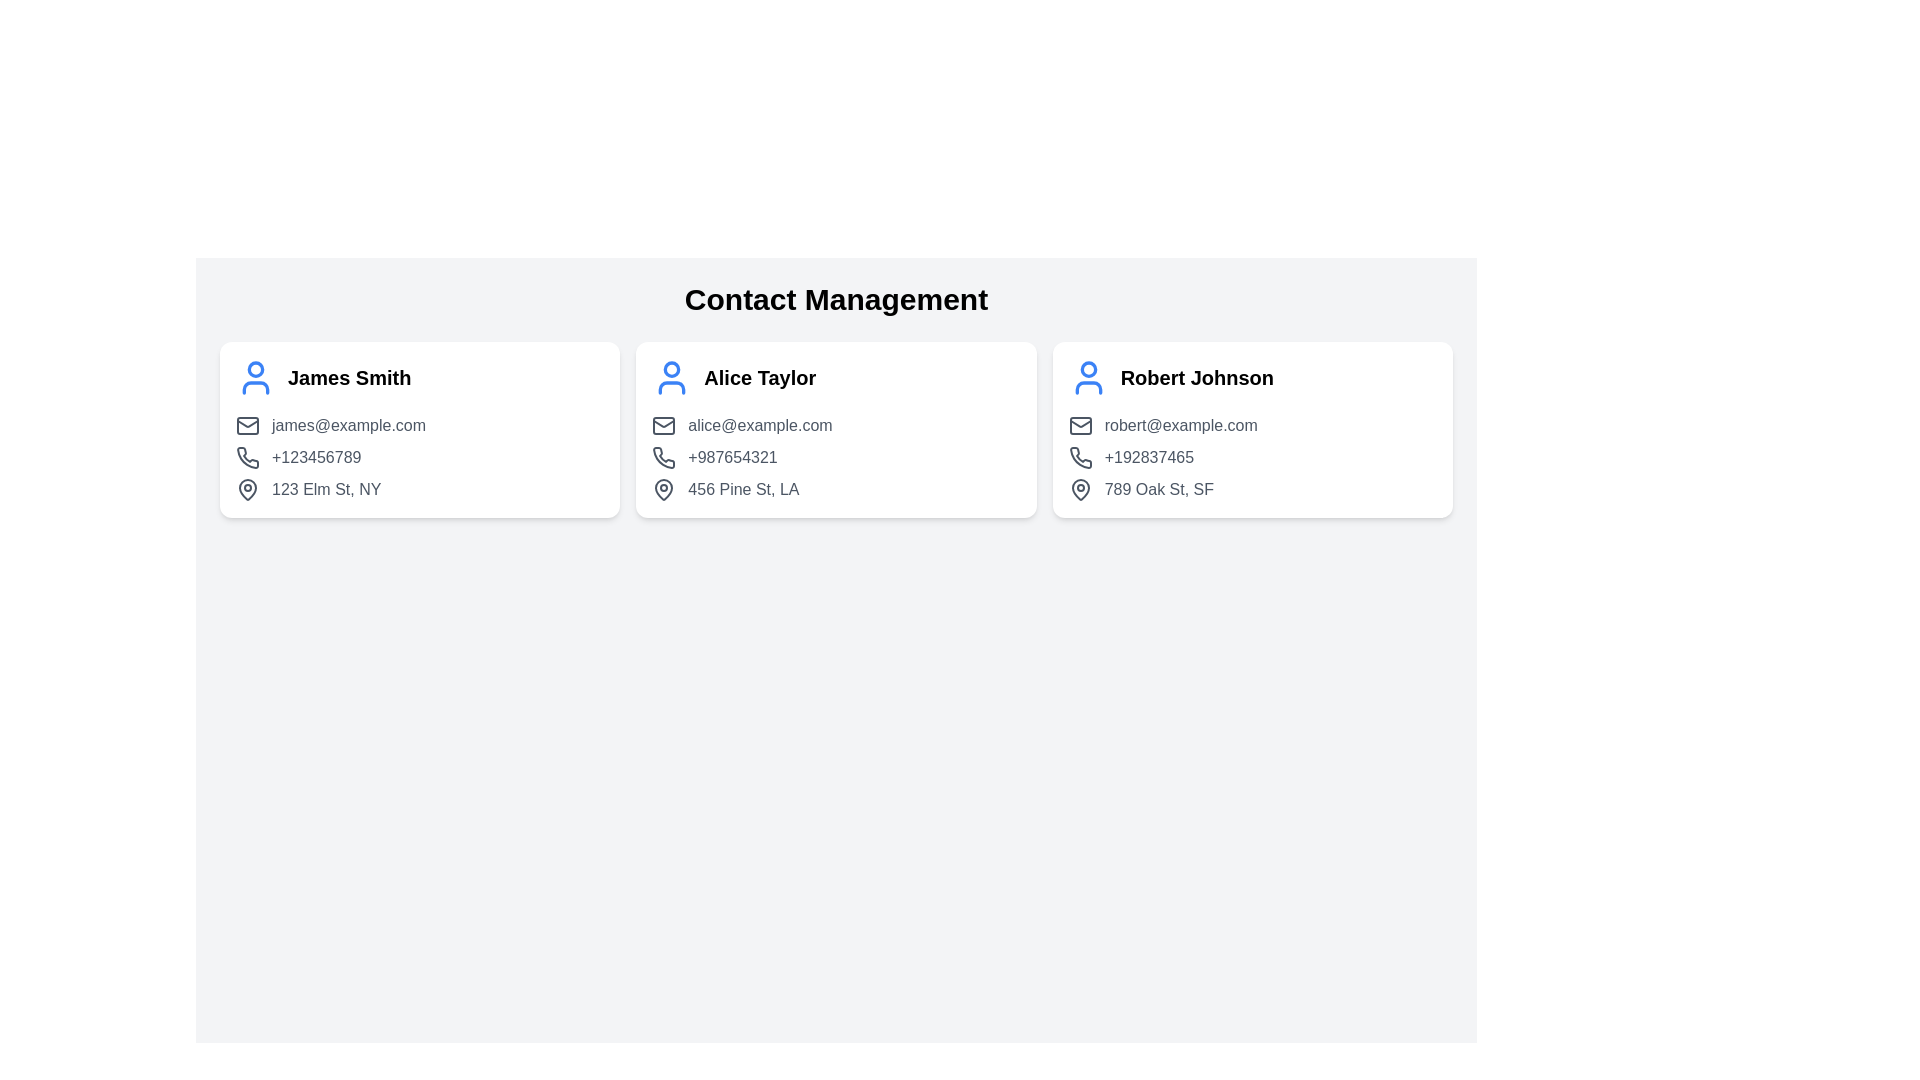 This screenshot has width=1920, height=1080. Describe the element at coordinates (672, 369) in the screenshot. I see `the central circular icon in the avatar area of the contact card for 'Alice Taylor'` at that location.